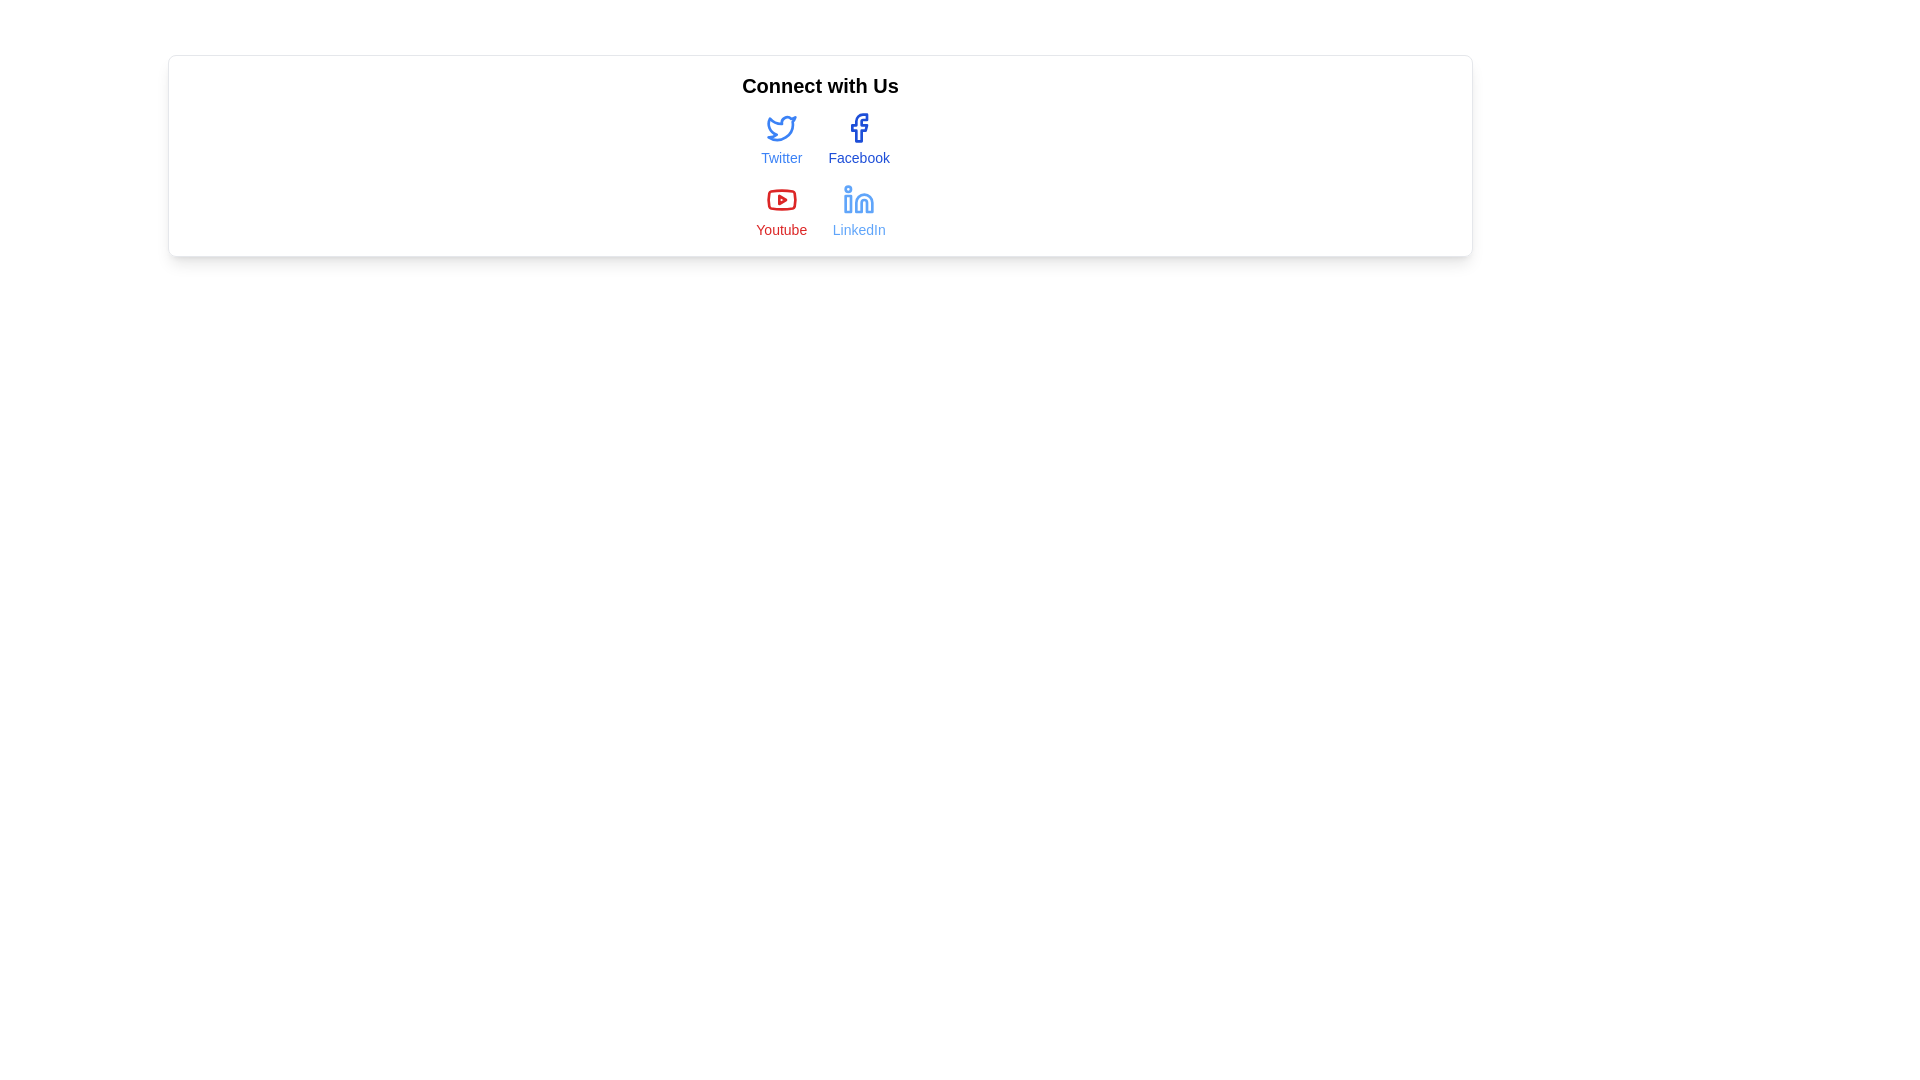 This screenshot has width=1920, height=1080. What do you see at coordinates (780, 127) in the screenshot?
I see `the Twitter icon, which is a blue outlined bird icon located in the 'Connect with Us' section above the text label 'Twitter'` at bounding box center [780, 127].